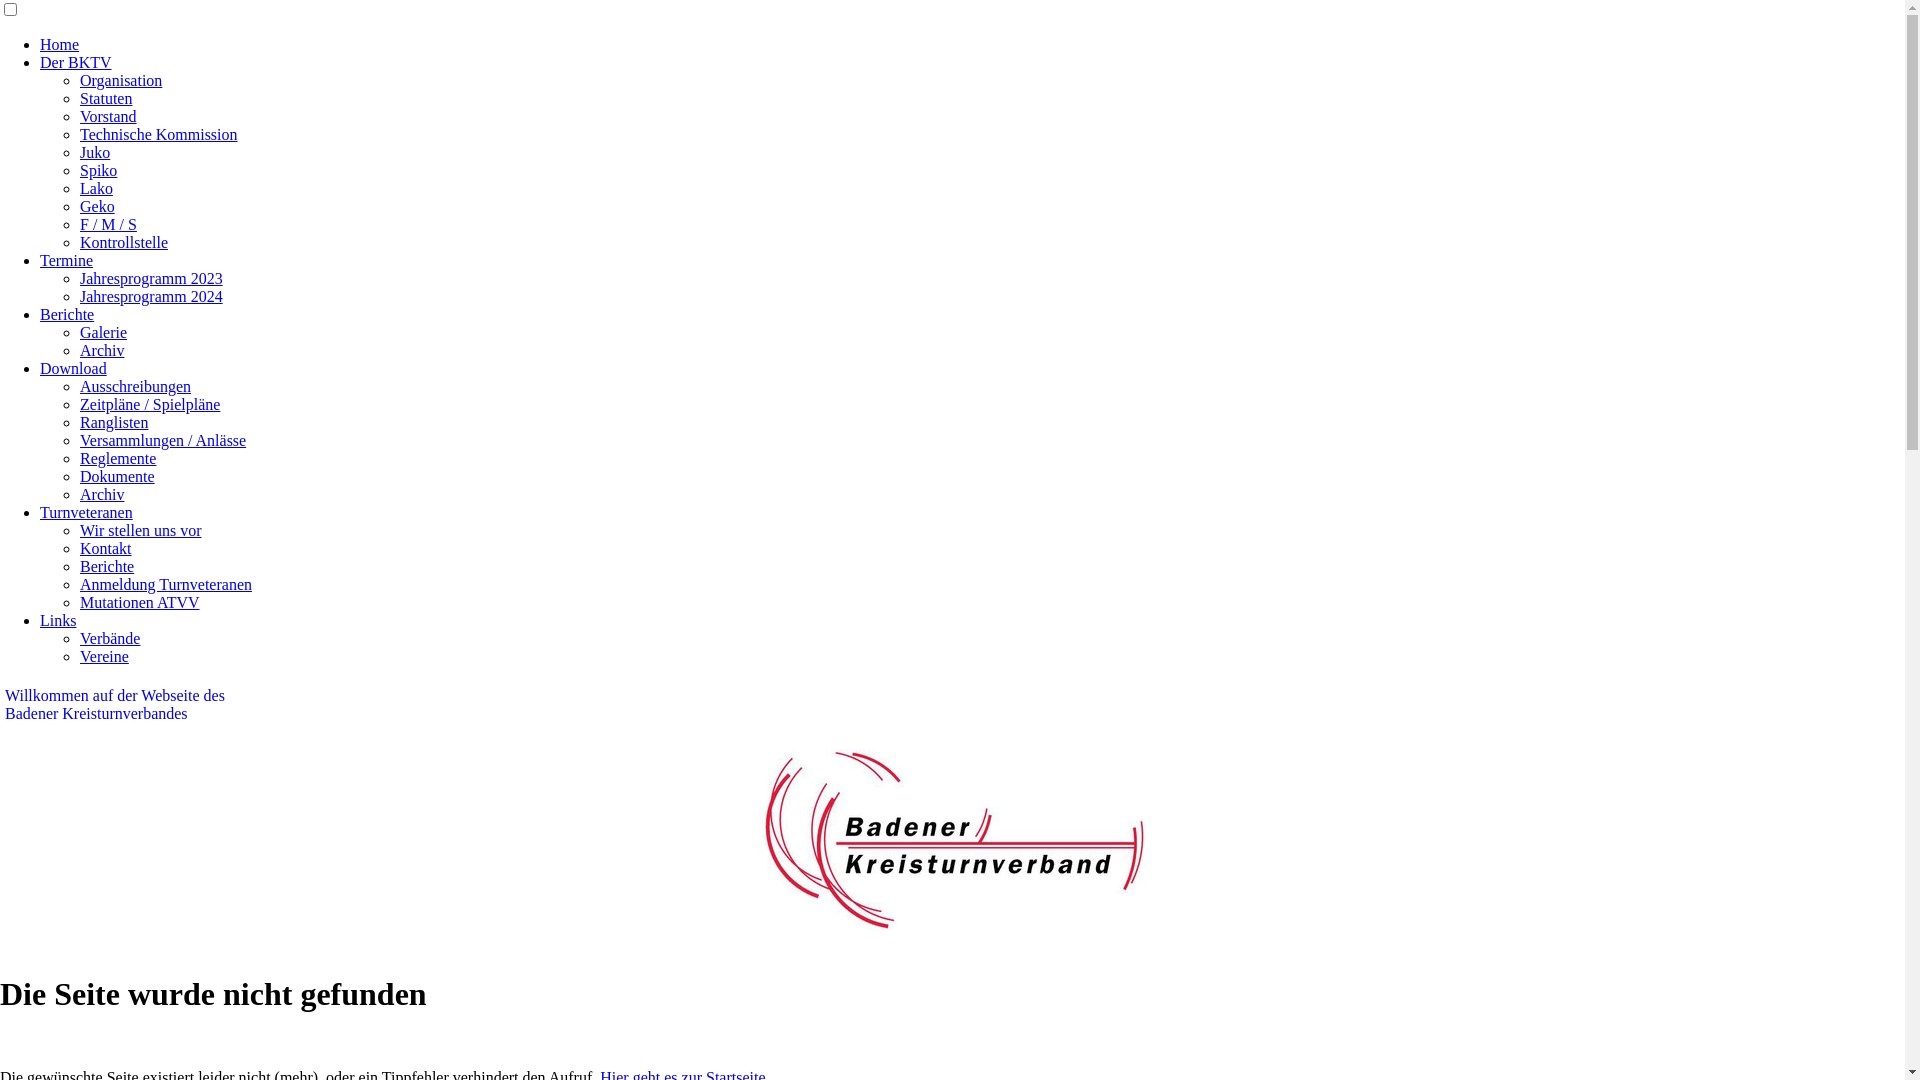 This screenshot has height=1080, width=1920. I want to click on 'Galerie', so click(102, 331).